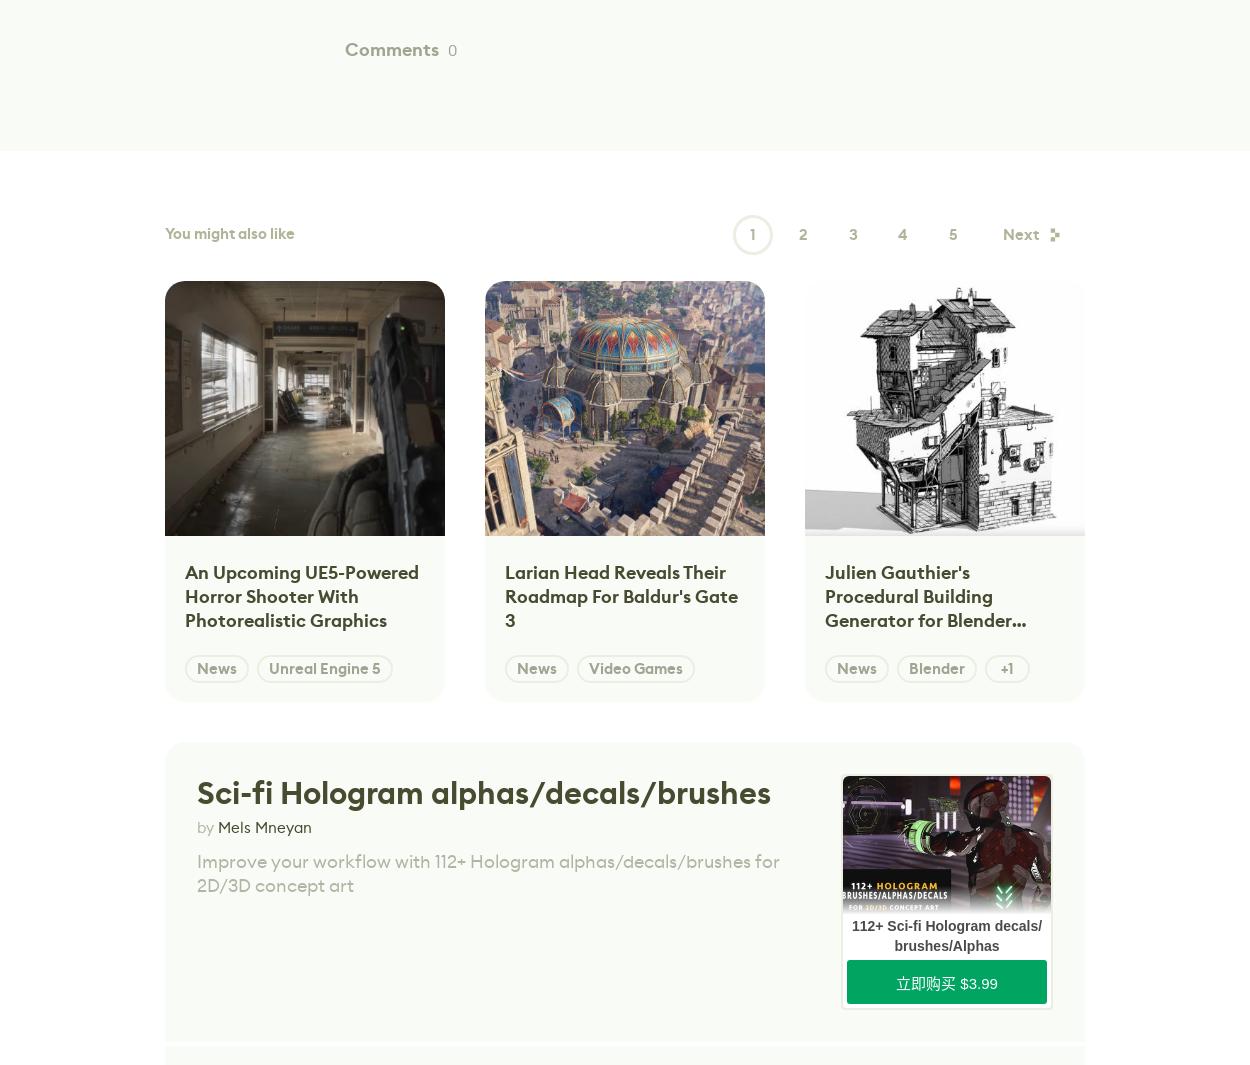 This screenshot has height=1065, width=1250. What do you see at coordinates (1007, 669) in the screenshot?
I see `'+1'` at bounding box center [1007, 669].